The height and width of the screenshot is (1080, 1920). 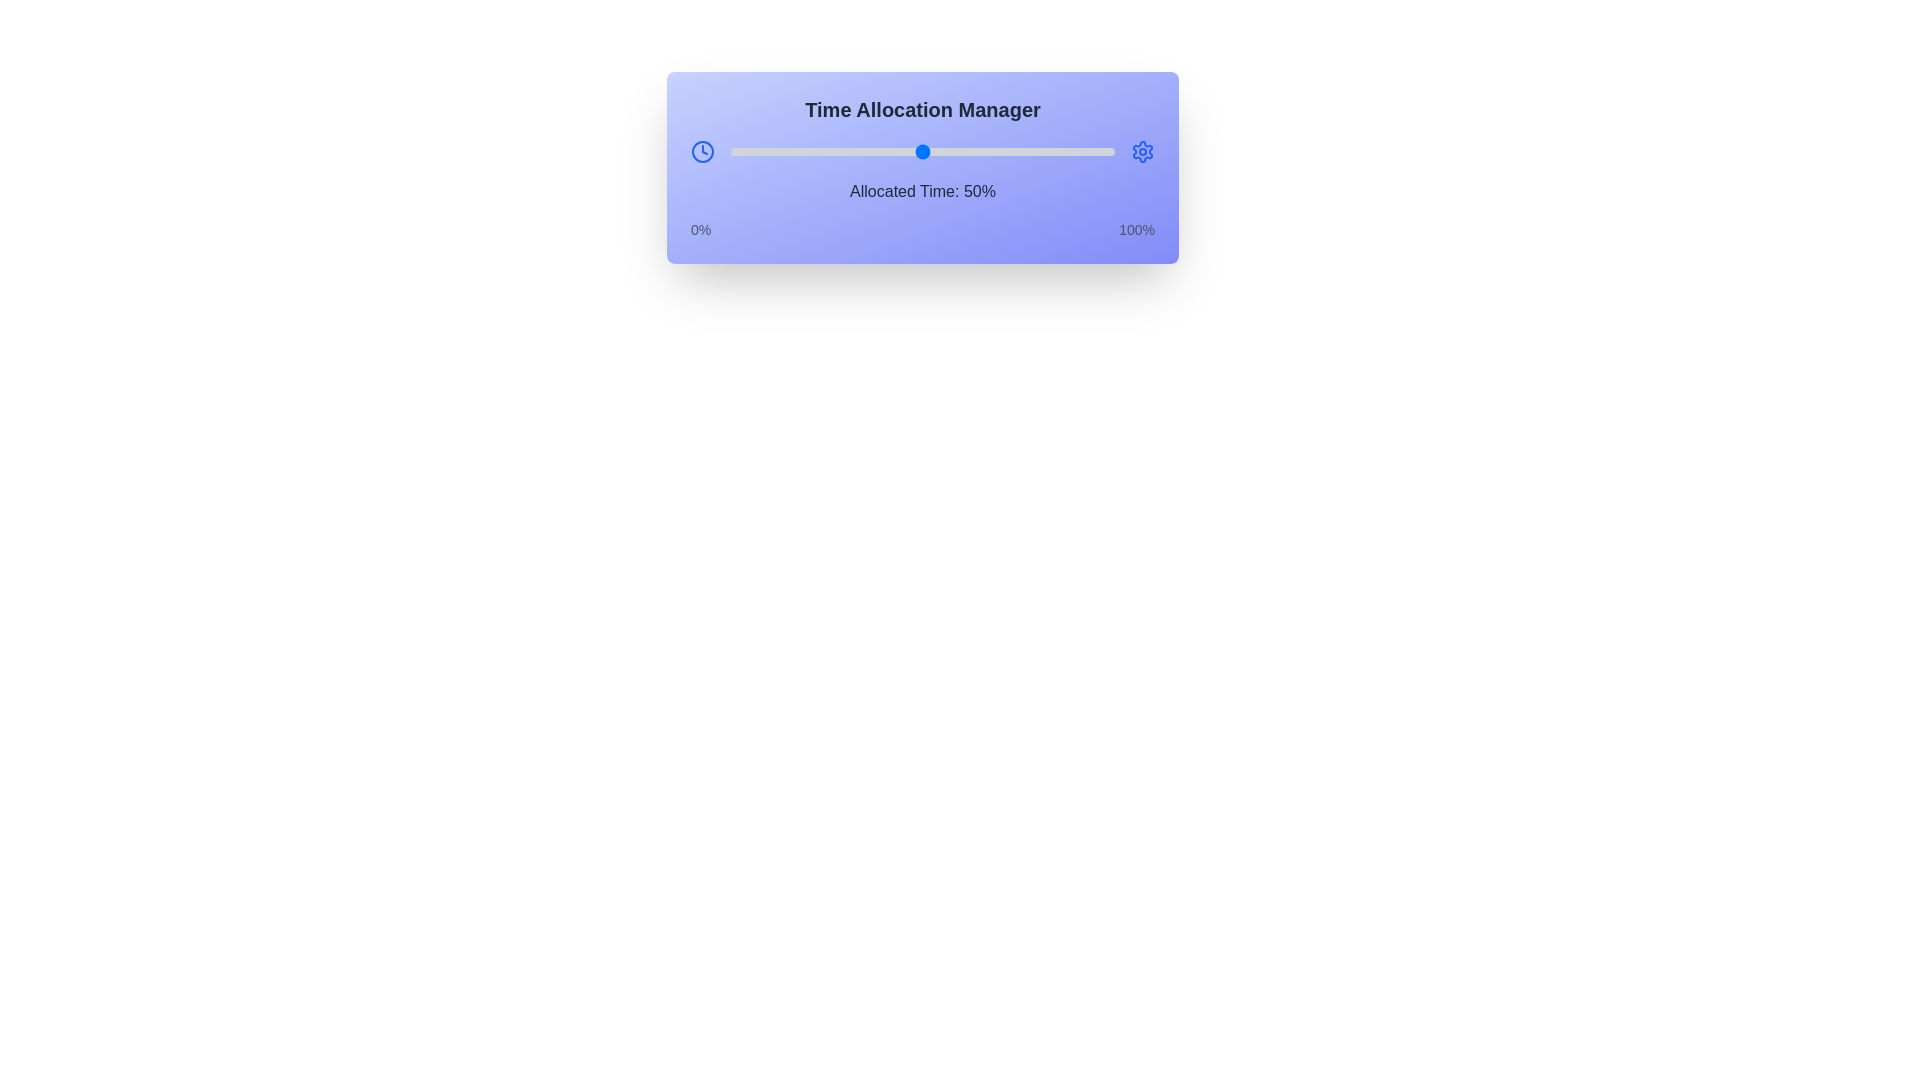 I want to click on the settings icon to access configuration options, so click(x=1142, y=150).